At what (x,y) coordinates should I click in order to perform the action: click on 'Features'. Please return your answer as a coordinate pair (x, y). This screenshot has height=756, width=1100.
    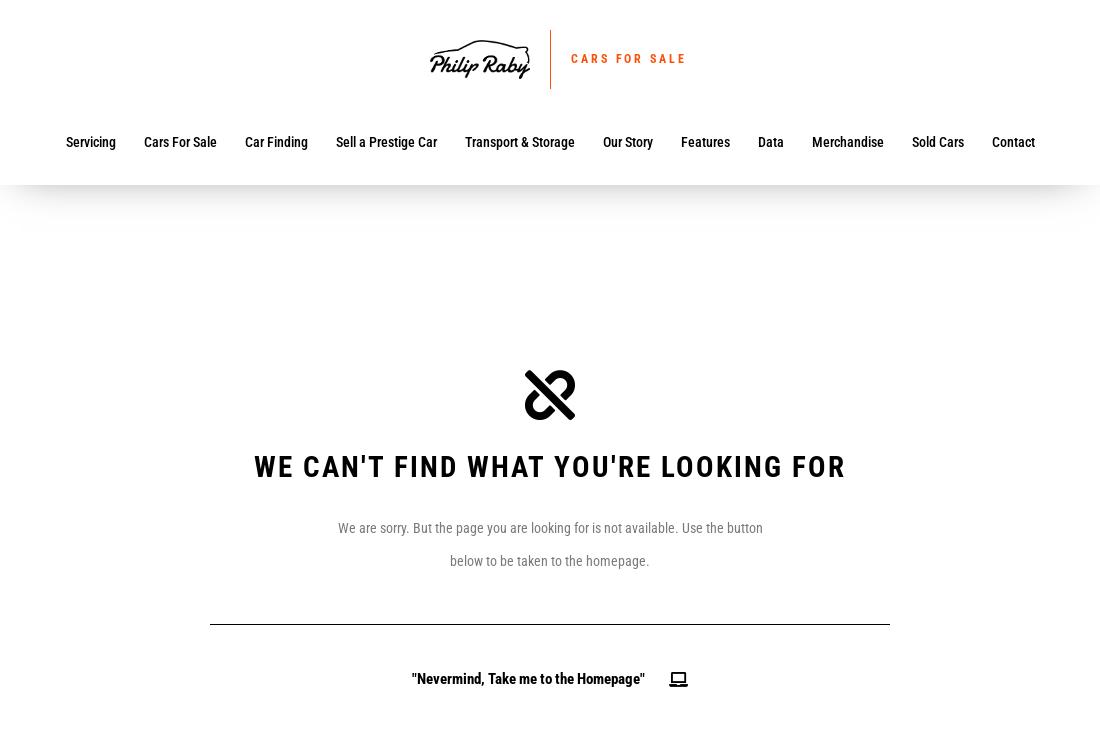
    Looking at the image, I should click on (703, 141).